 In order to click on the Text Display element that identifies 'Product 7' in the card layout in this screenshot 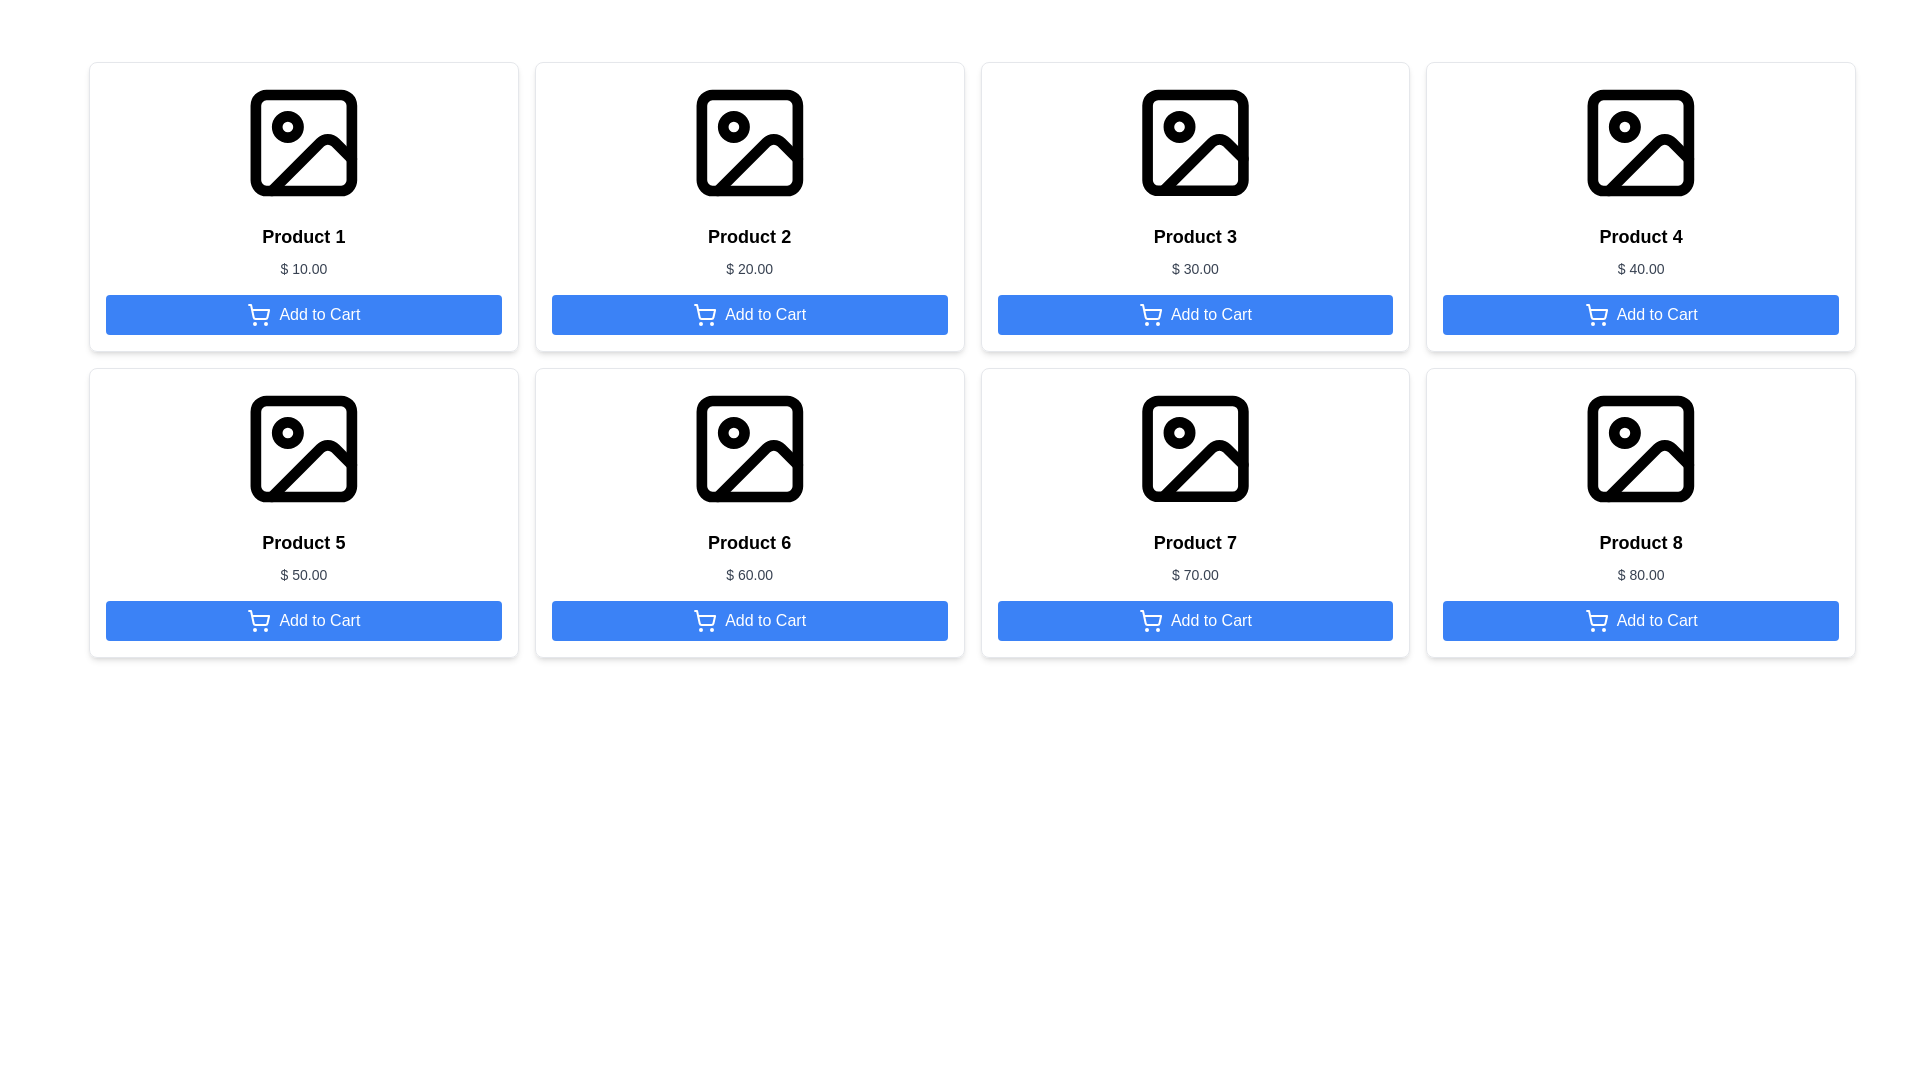, I will do `click(1195, 543)`.